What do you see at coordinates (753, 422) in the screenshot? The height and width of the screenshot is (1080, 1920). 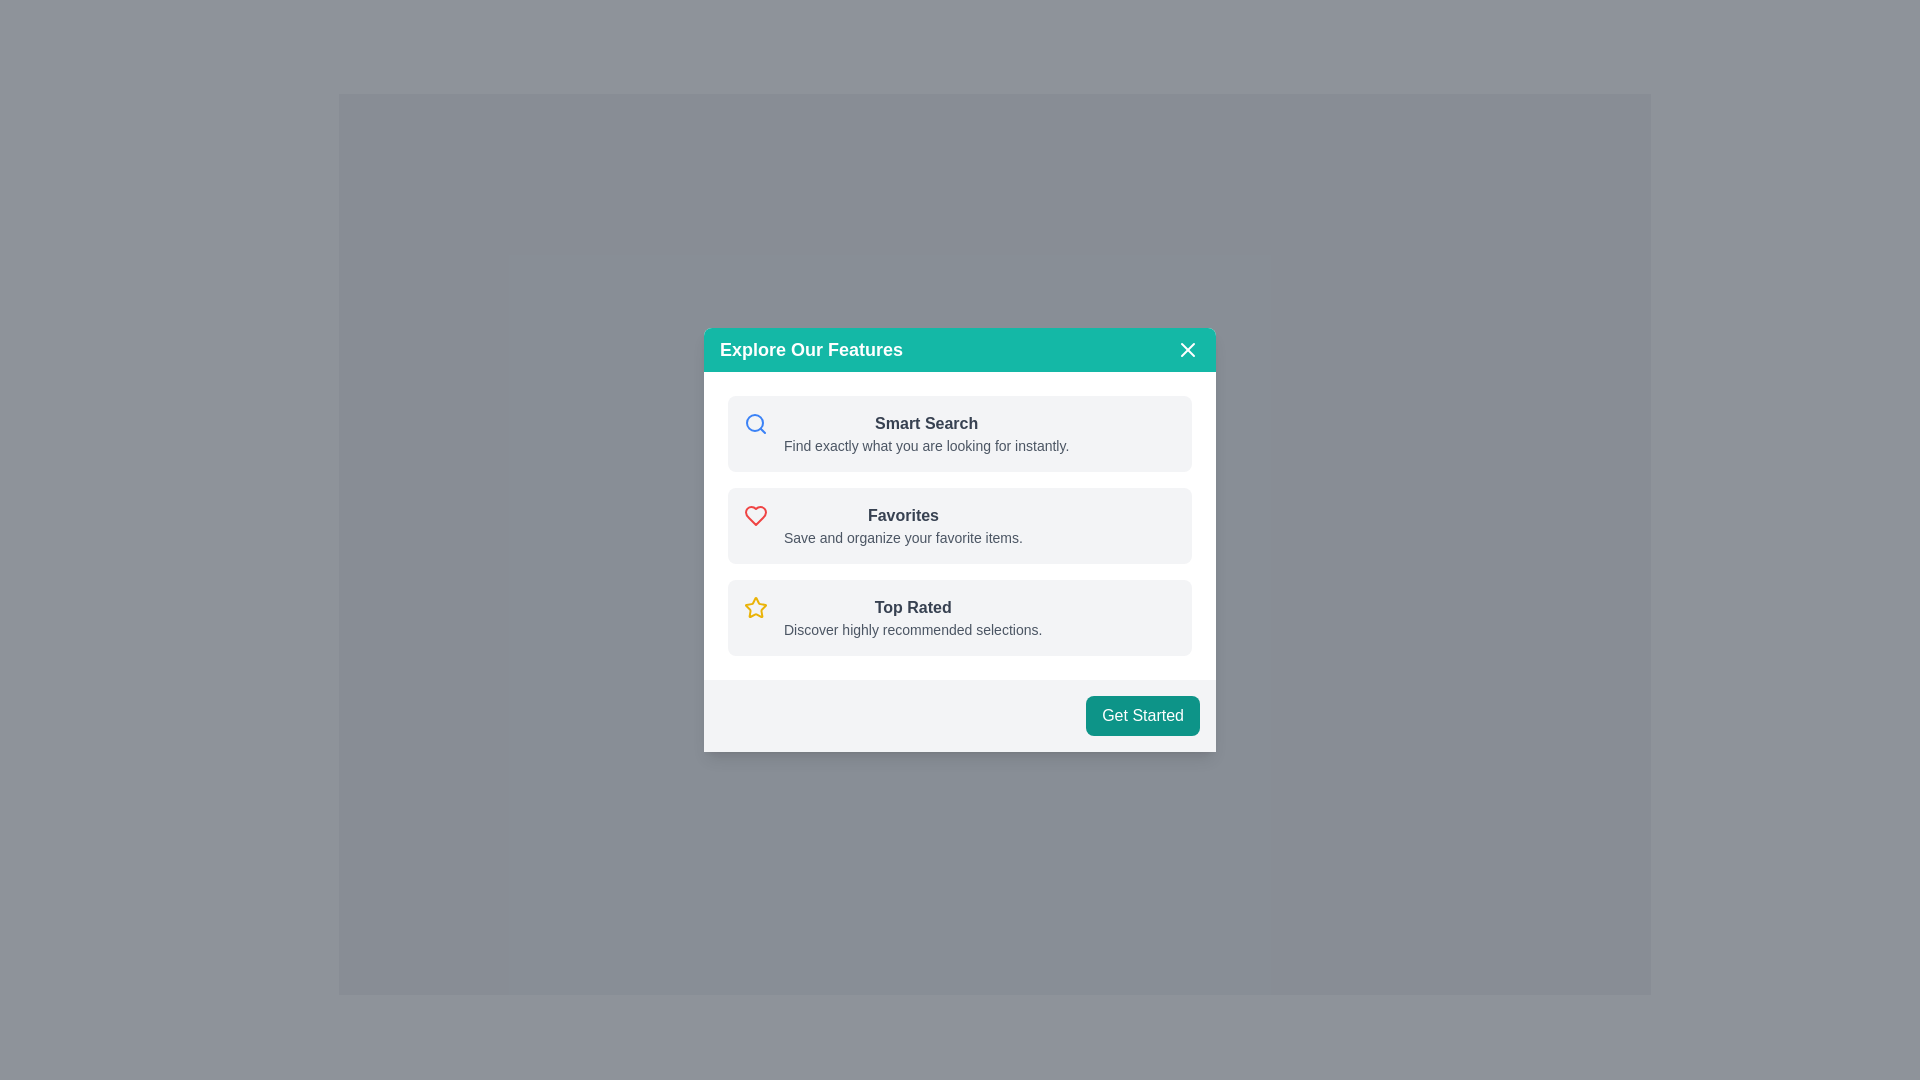 I see `the blue-bordered circular shape icon representing part of the magnifying glass, located to the left of the 'Smart Search' text in the 'Explore Our Features' modal pop-up` at bounding box center [753, 422].